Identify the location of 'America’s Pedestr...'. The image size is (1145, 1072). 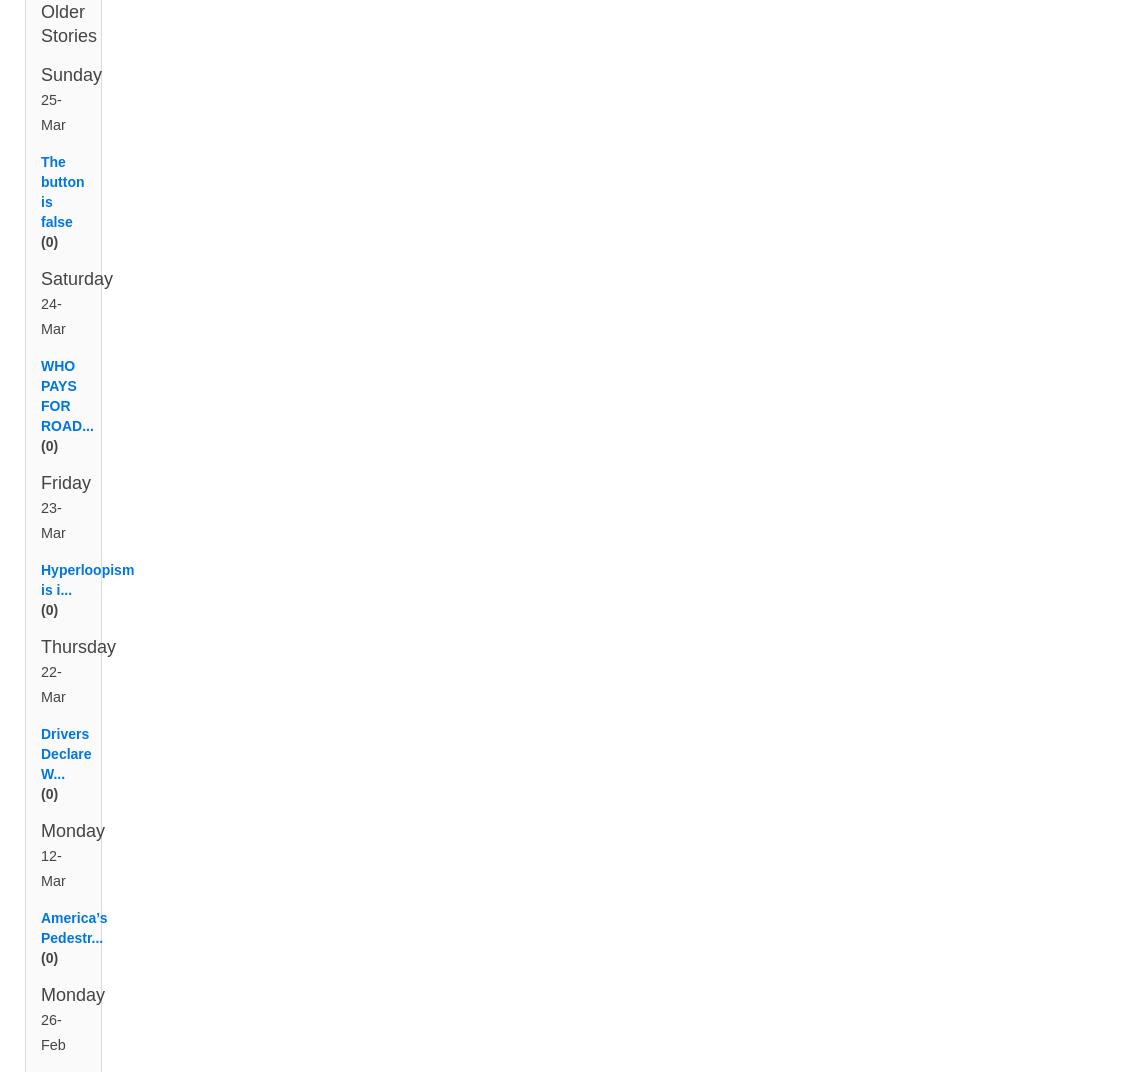
(73, 951).